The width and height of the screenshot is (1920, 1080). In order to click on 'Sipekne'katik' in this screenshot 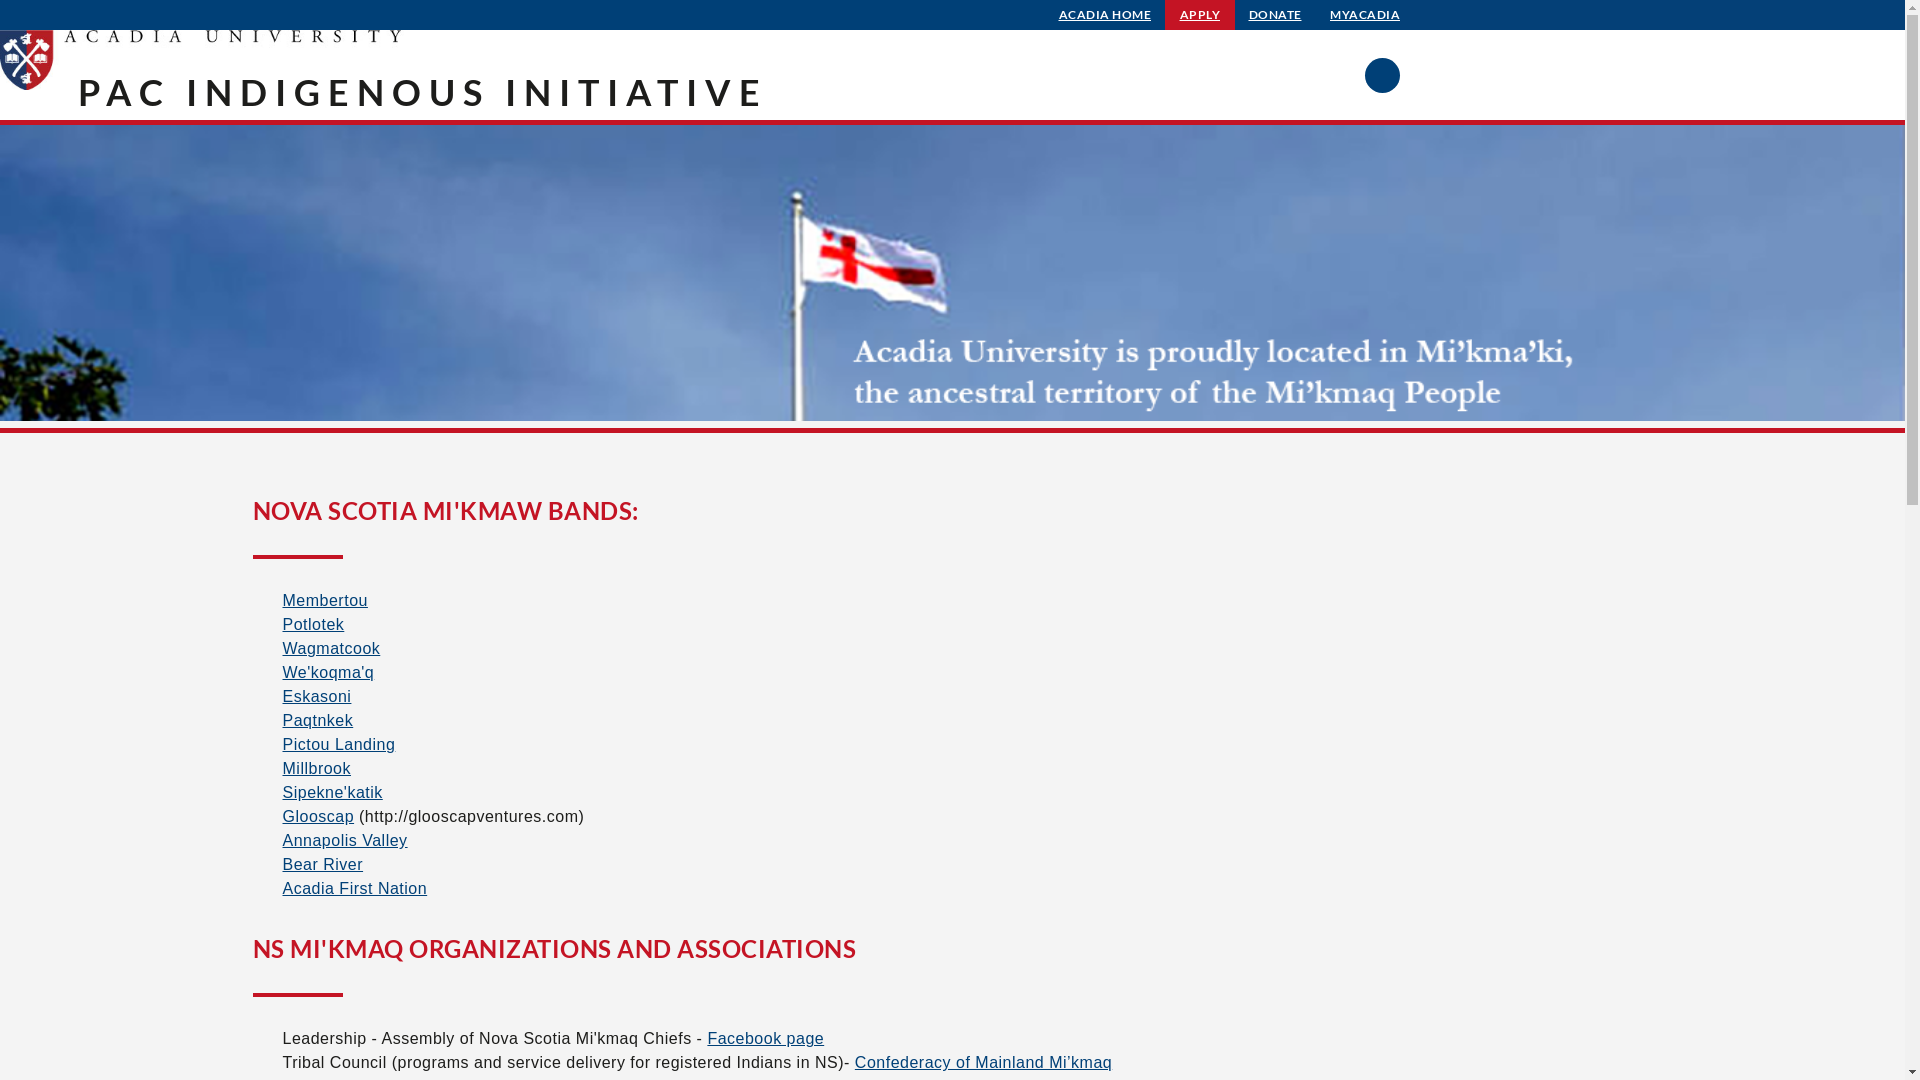, I will do `click(331, 791)`.